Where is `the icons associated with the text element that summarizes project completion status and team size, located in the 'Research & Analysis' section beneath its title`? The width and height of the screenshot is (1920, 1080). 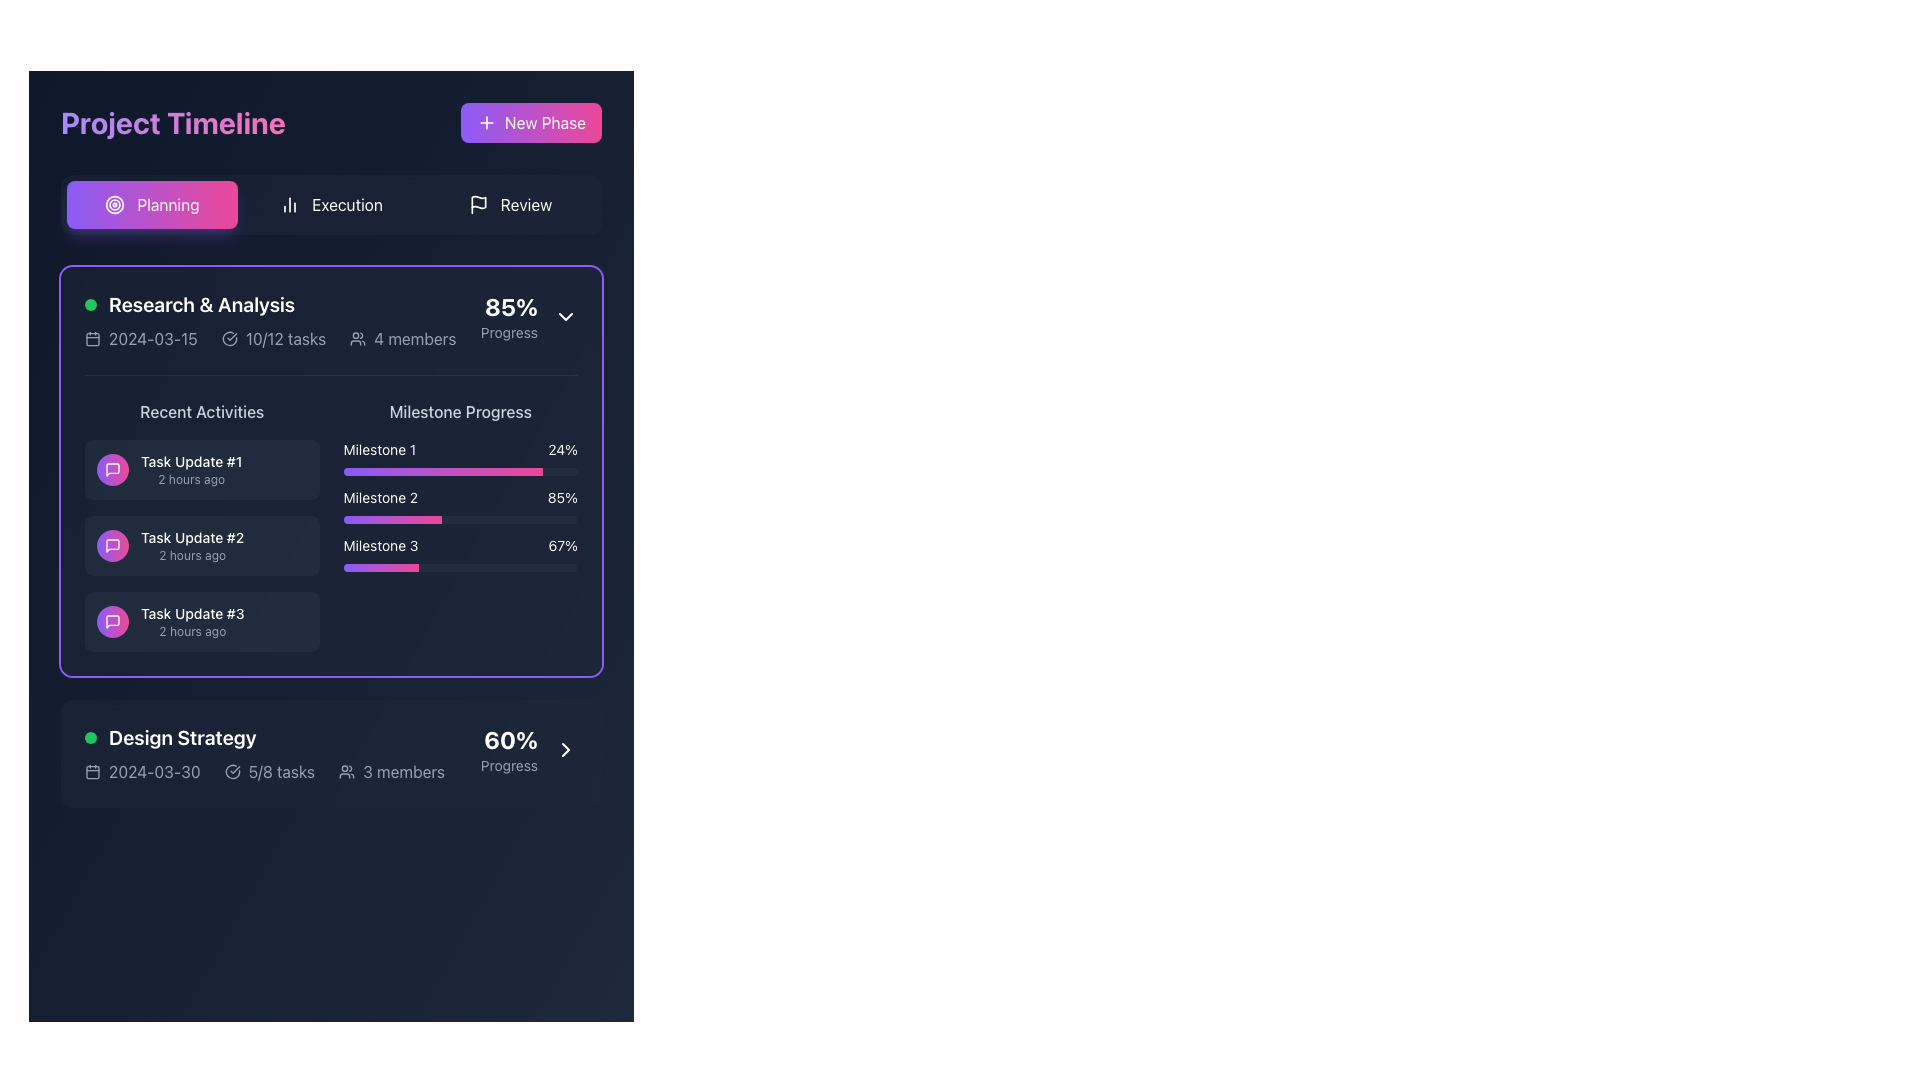 the icons associated with the text element that summarizes project completion status and team size, located in the 'Research & Analysis' section beneath its title is located at coordinates (269, 338).